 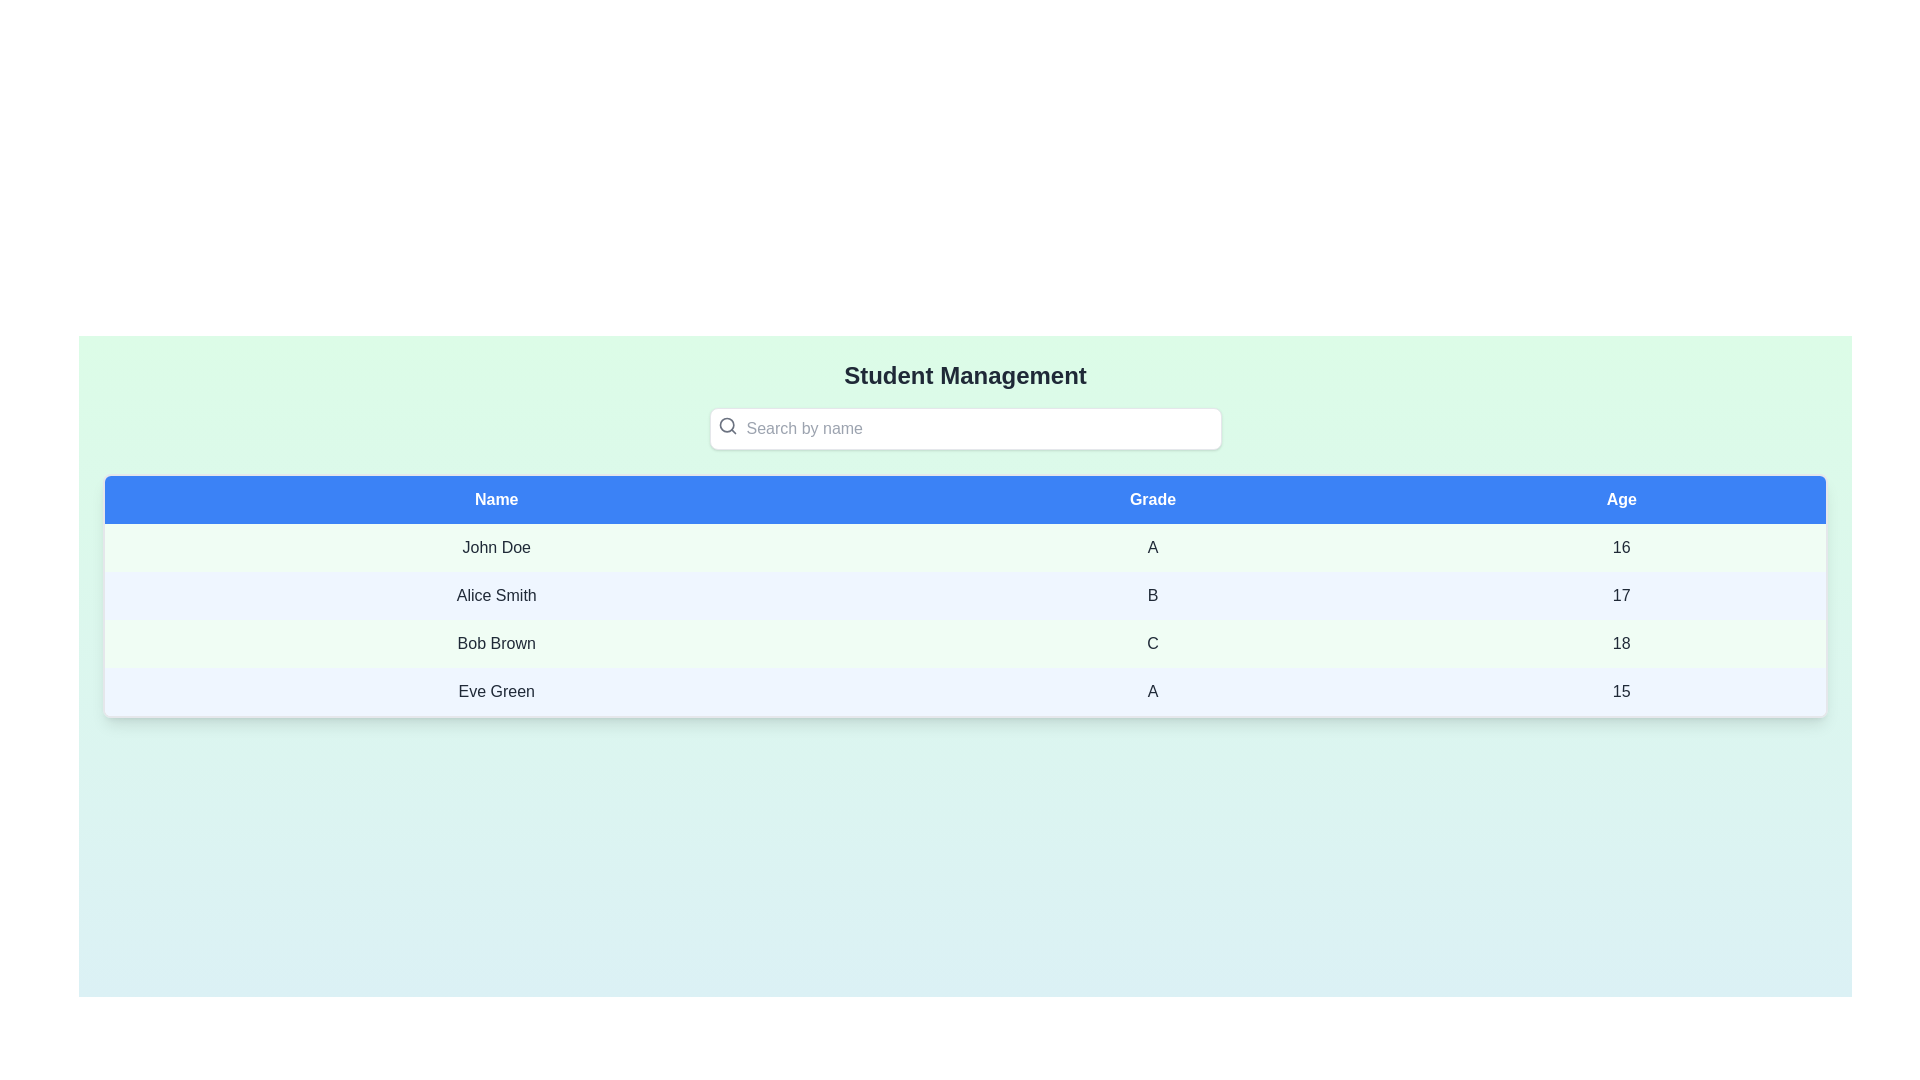 I want to click on the inner circular part of the magnifying glass icon located to the left inside the search bar, so click(x=725, y=424).